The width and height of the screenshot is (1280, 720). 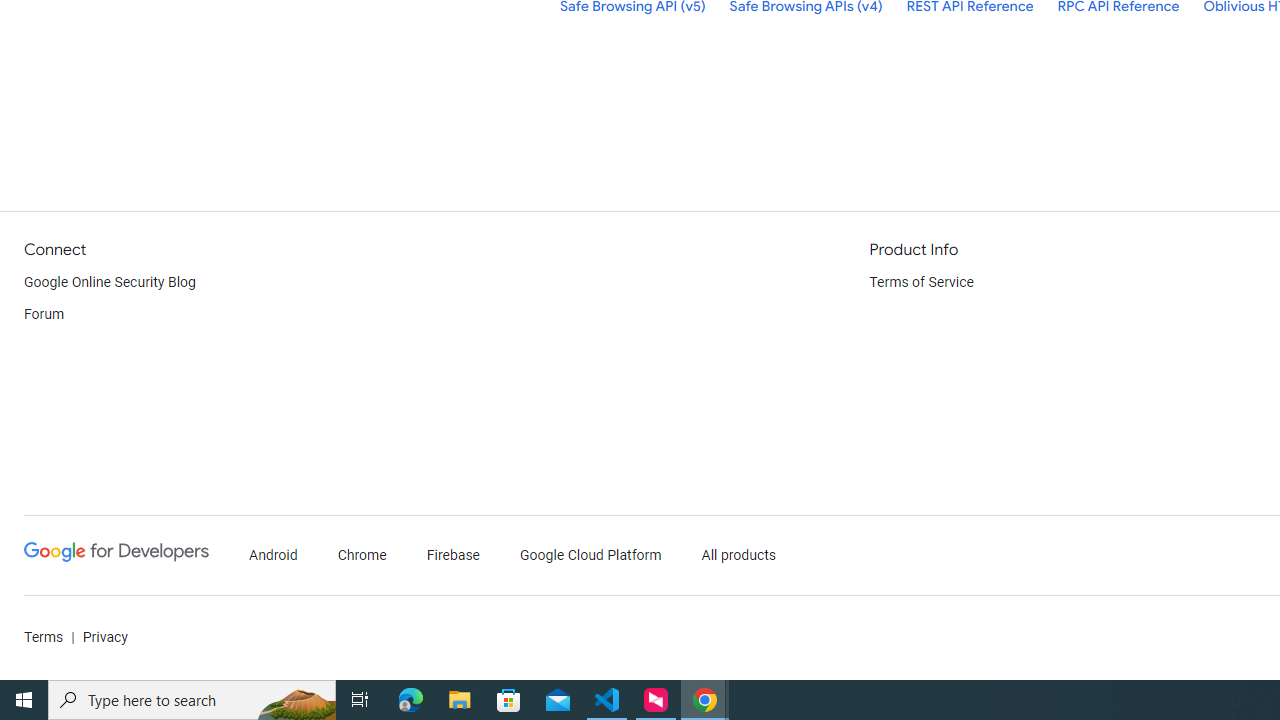 What do you see at coordinates (115, 551) in the screenshot?
I see `'Google Developers'` at bounding box center [115, 551].